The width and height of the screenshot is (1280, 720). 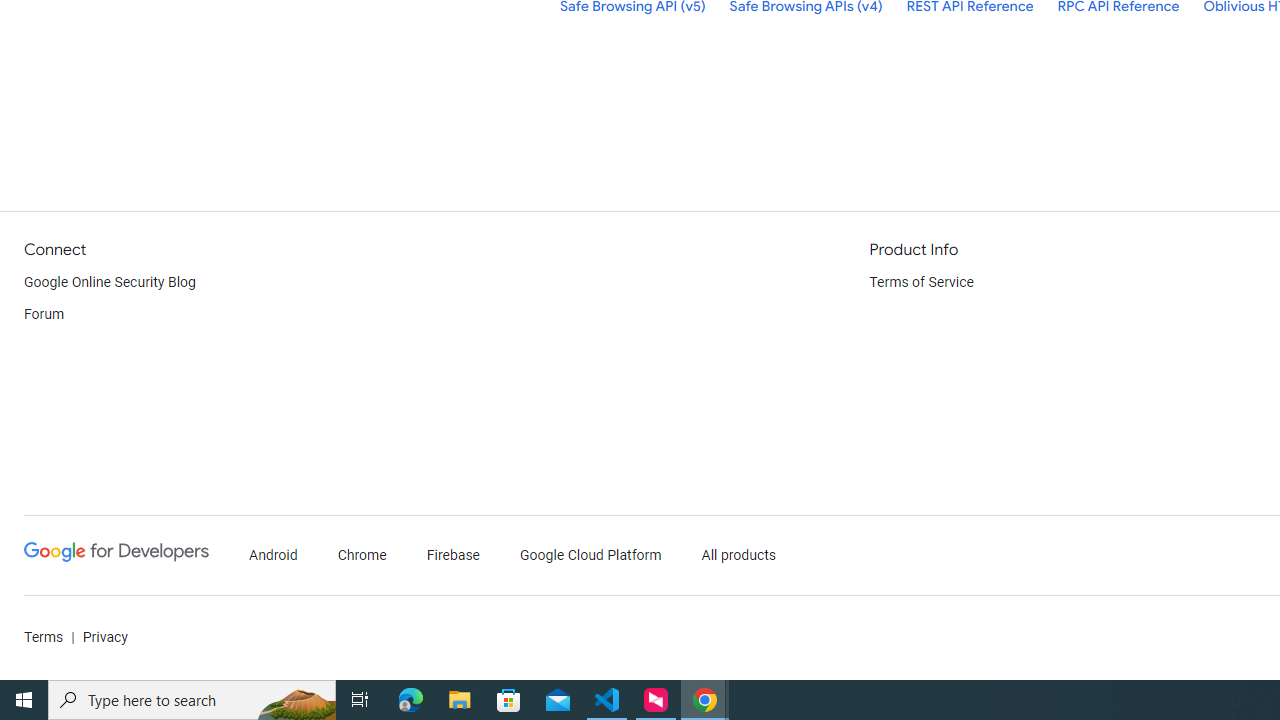 What do you see at coordinates (115, 551) in the screenshot?
I see `'Google Developers'` at bounding box center [115, 551].